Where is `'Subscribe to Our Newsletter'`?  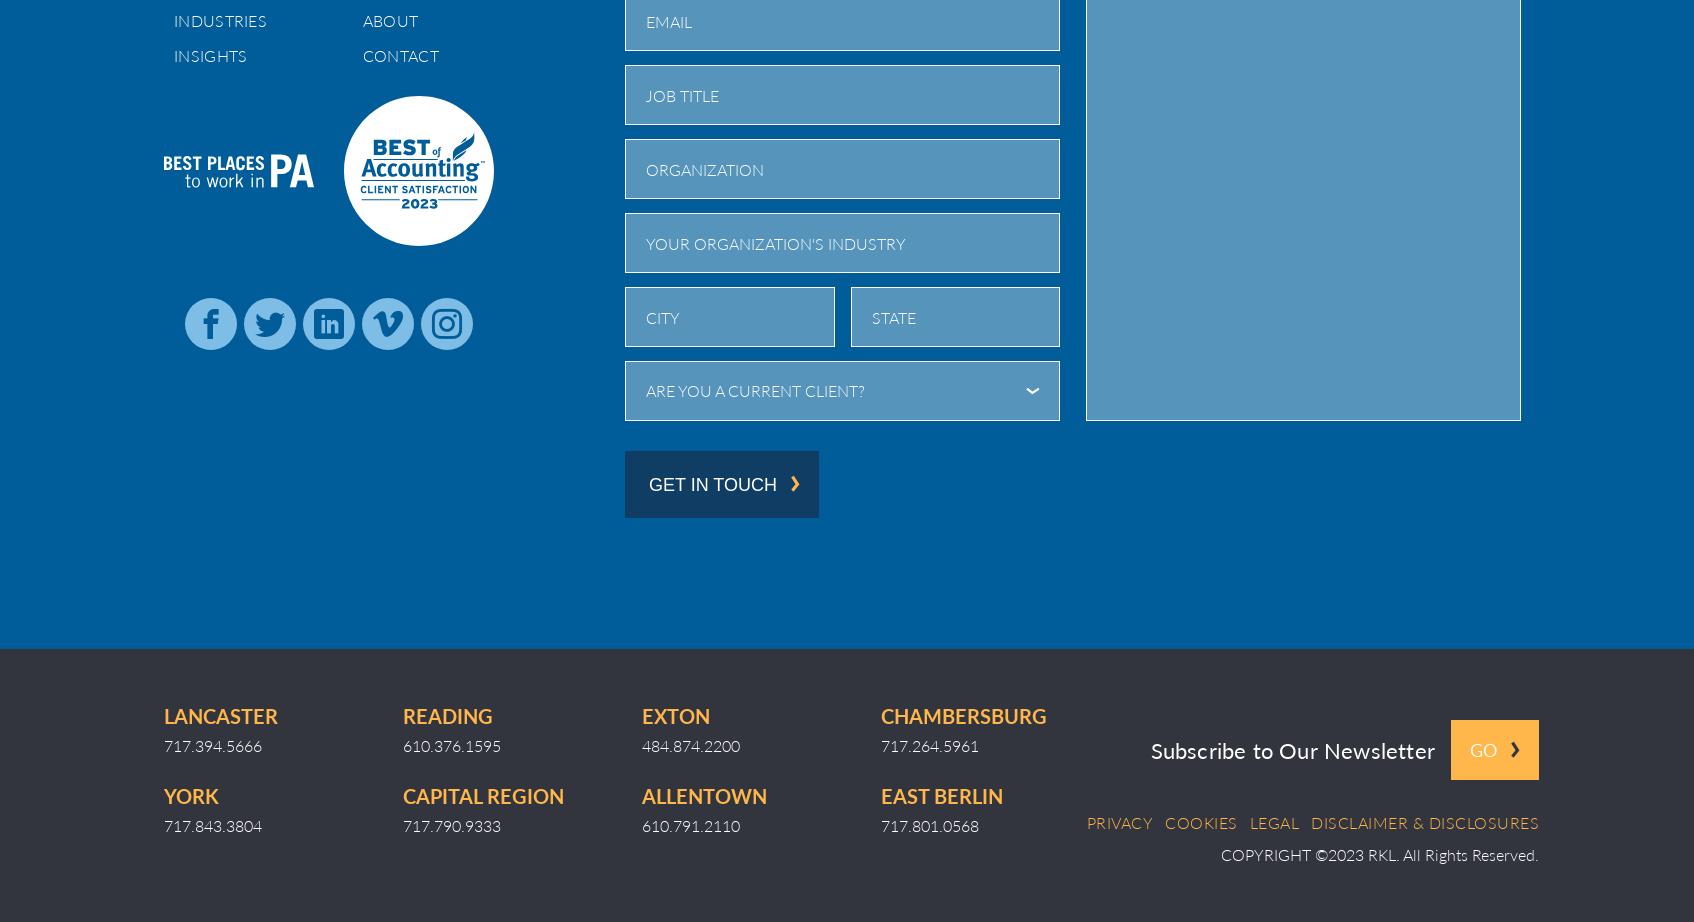 'Subscribe to Our Newsletter' is located at coordinates (1292, 748).